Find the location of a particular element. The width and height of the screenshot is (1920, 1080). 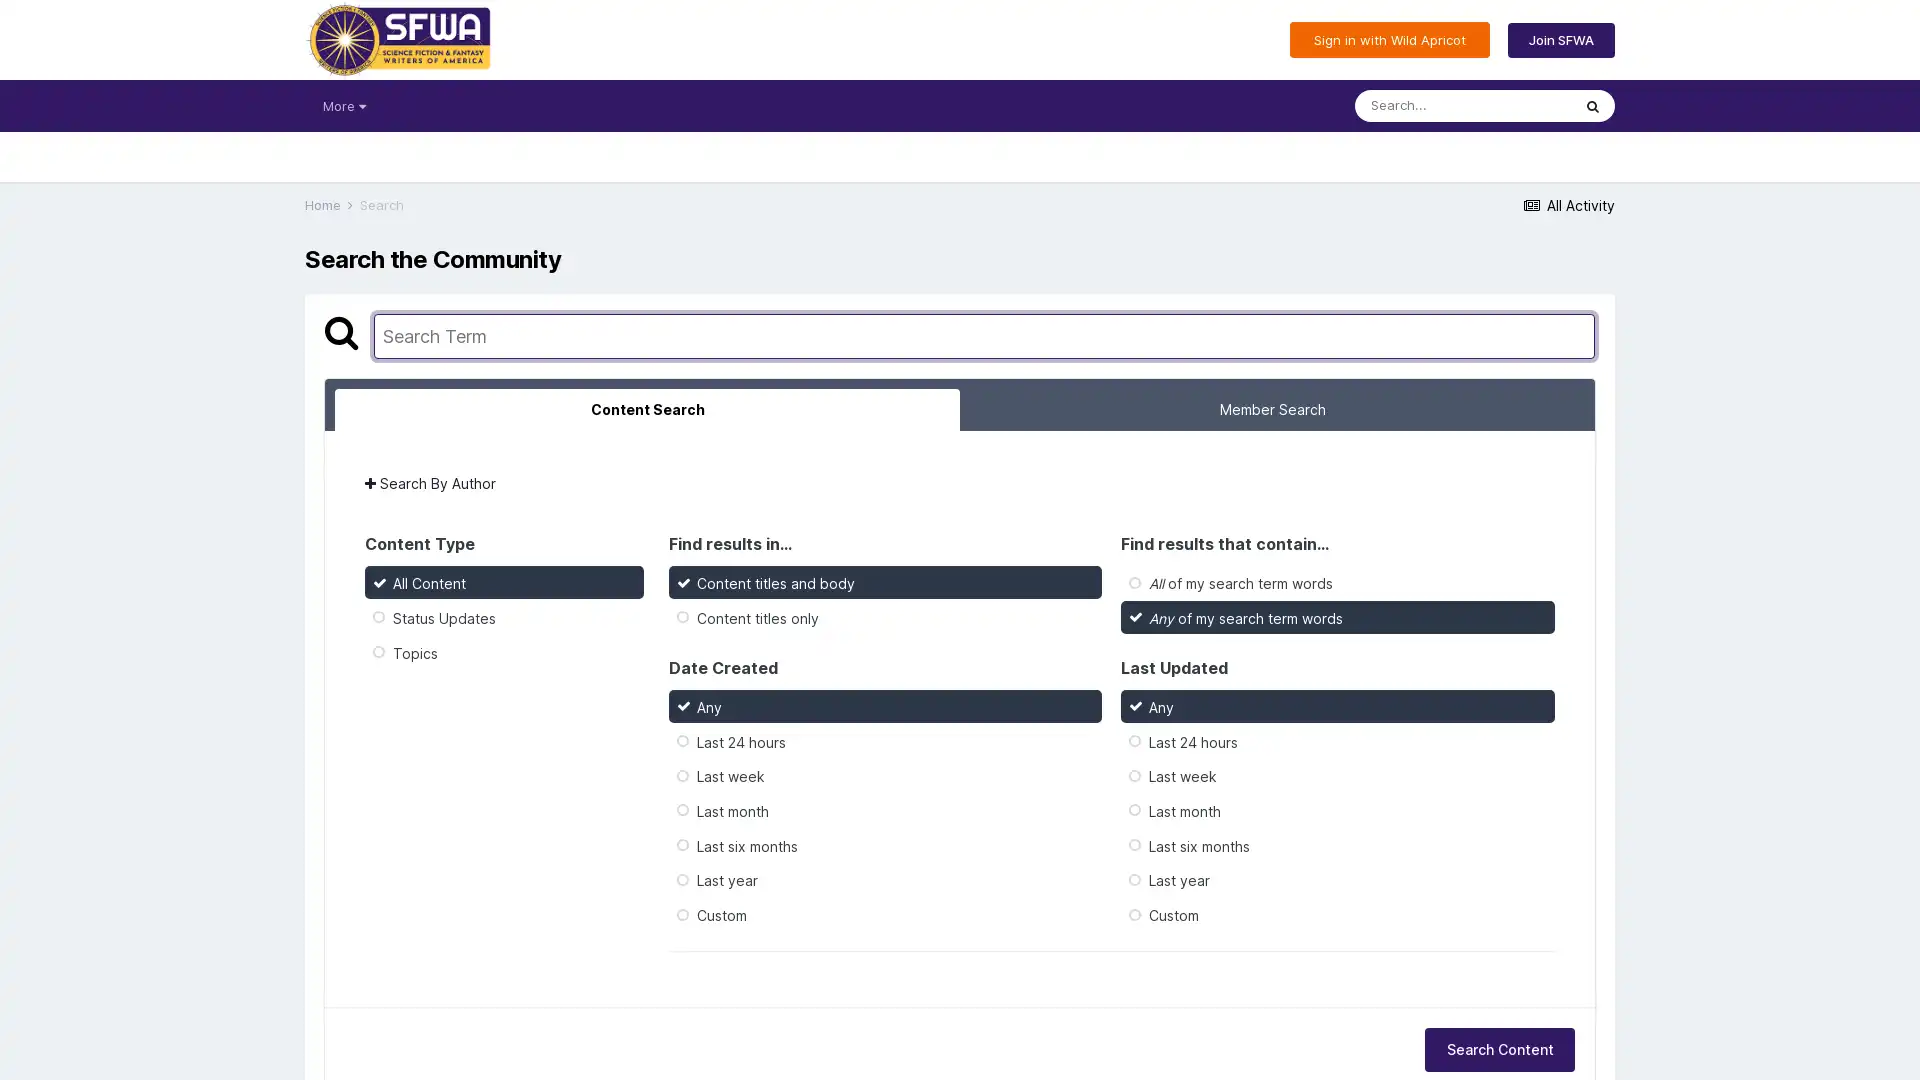

Sign in with Wild Apricot is located at coordinates (1389, 39).